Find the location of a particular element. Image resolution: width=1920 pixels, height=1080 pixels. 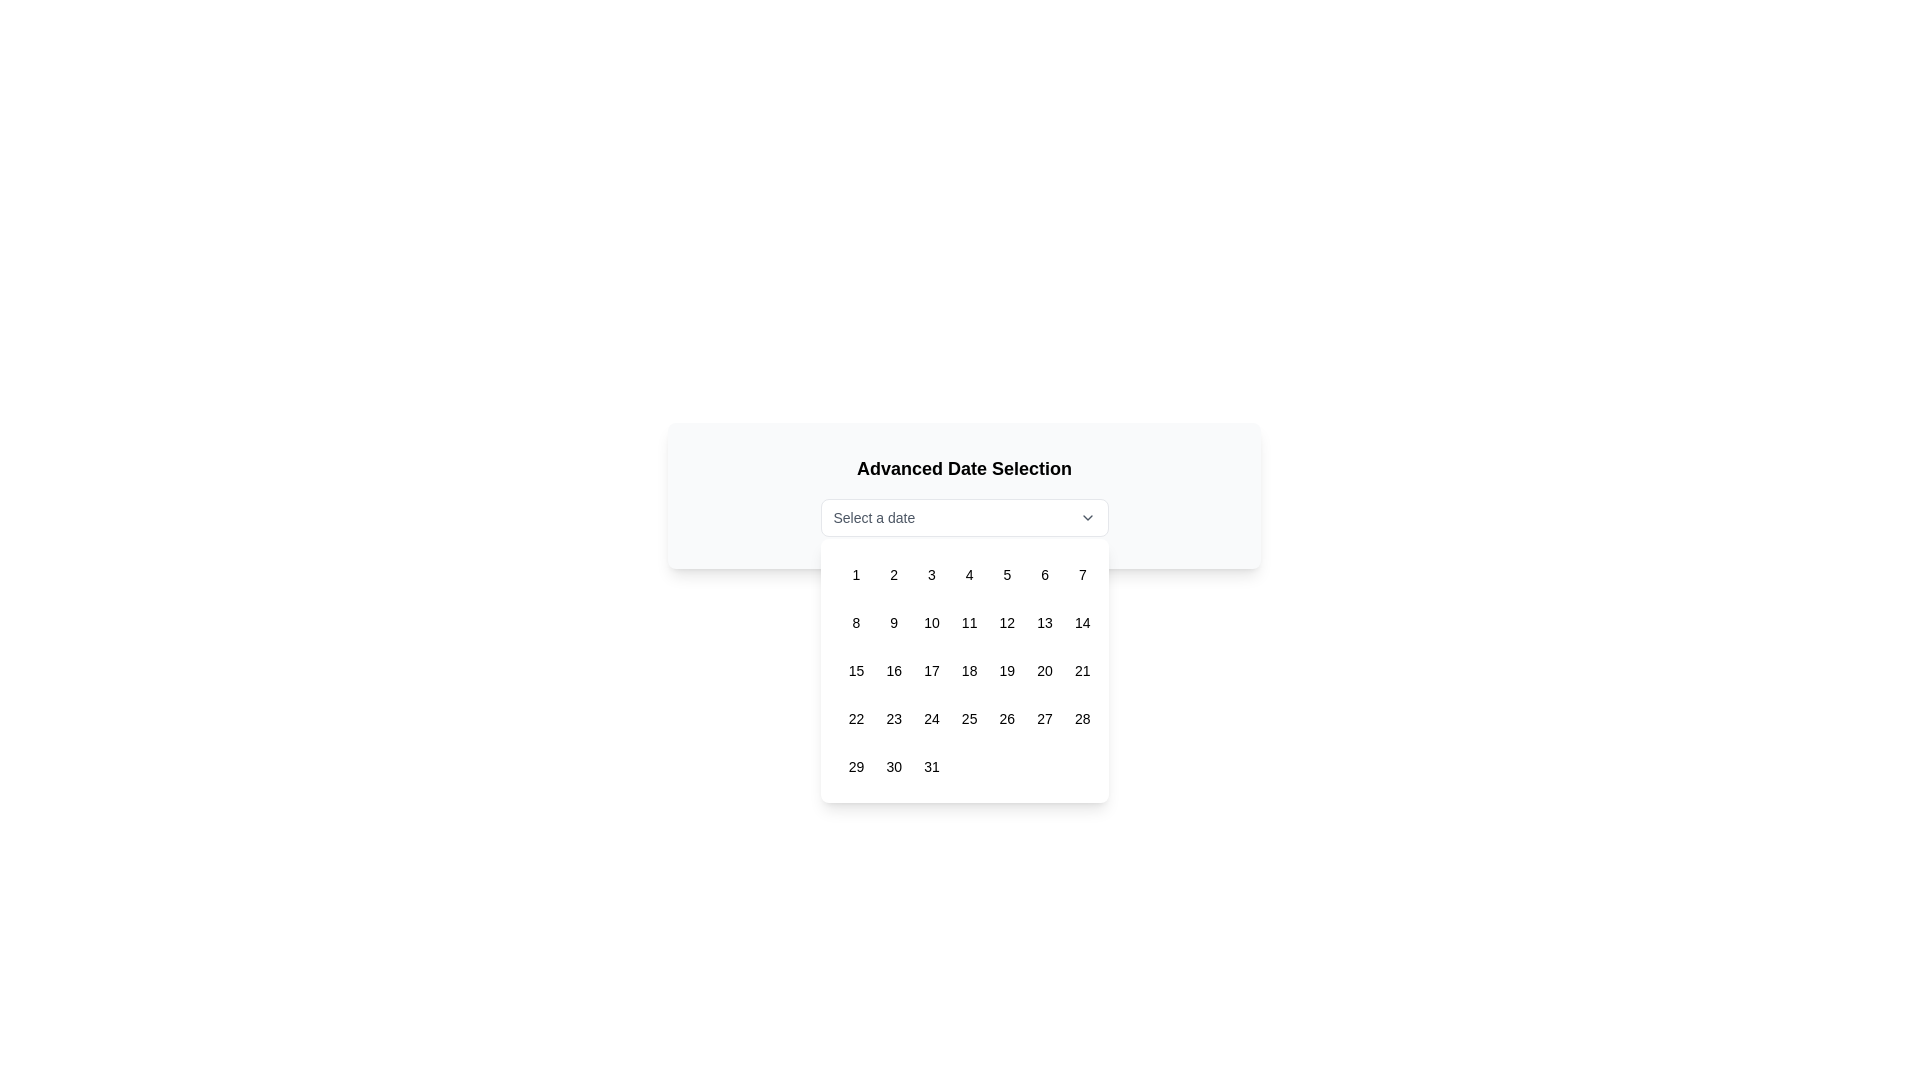

the circular button labeled '26' in the date grid is located at coordinates (1007, 717).